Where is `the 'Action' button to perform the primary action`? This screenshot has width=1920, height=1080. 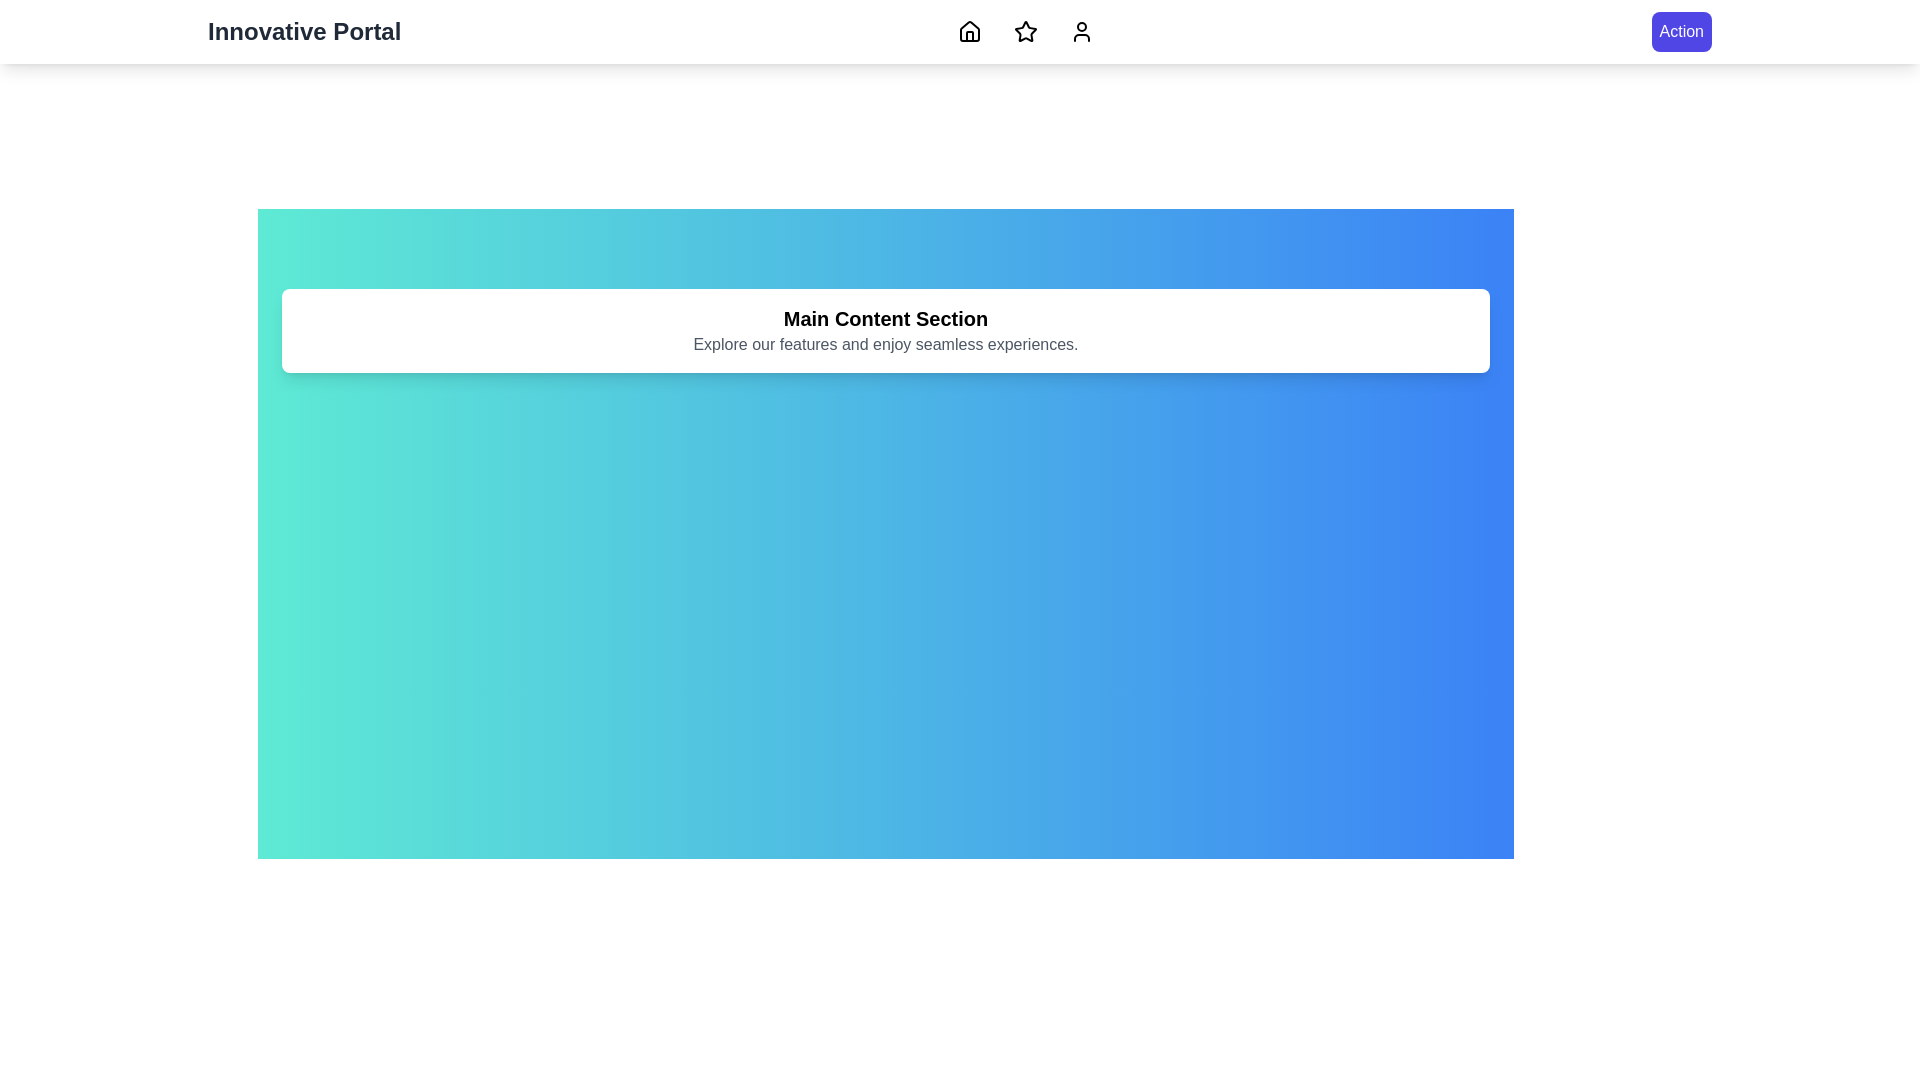
the 'Action' button to perform the primary action is located at coordinates (1680, 31).